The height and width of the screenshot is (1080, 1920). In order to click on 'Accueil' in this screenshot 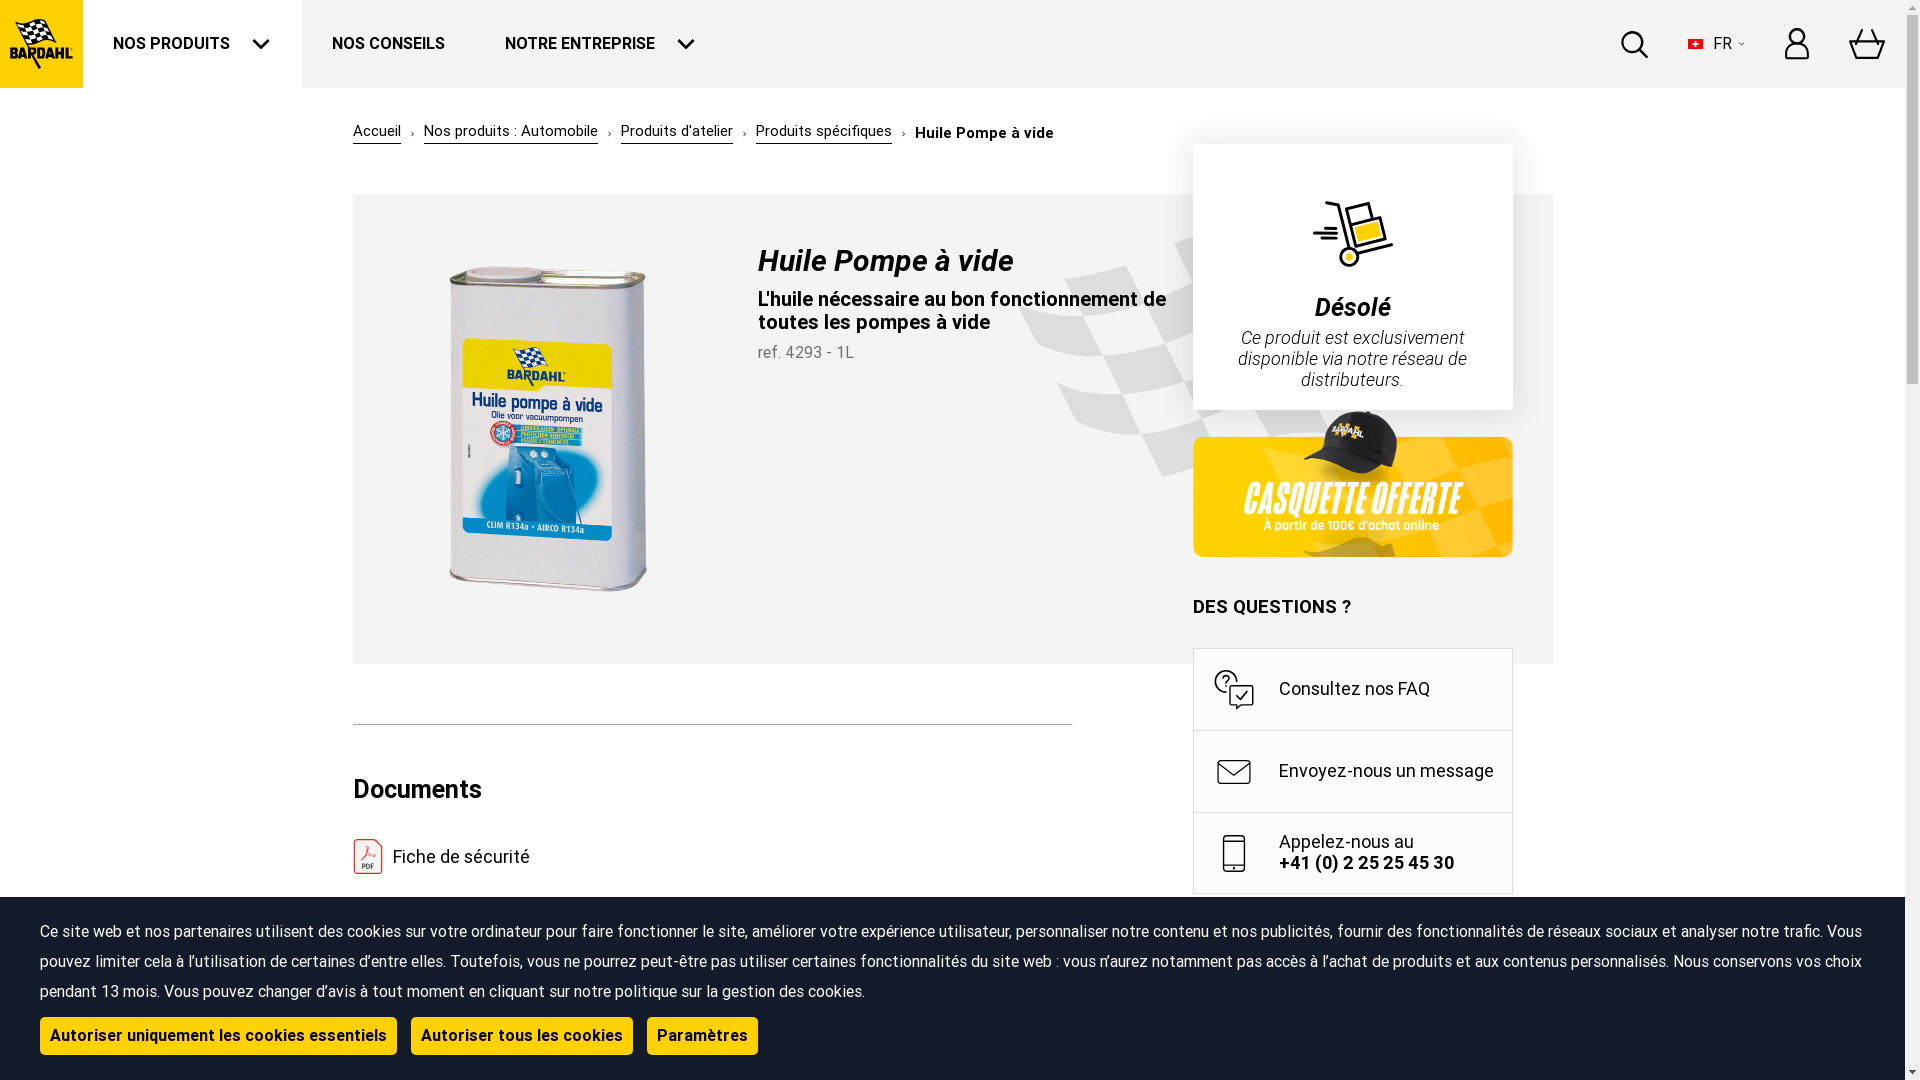, I will do `click(375, 132)`.